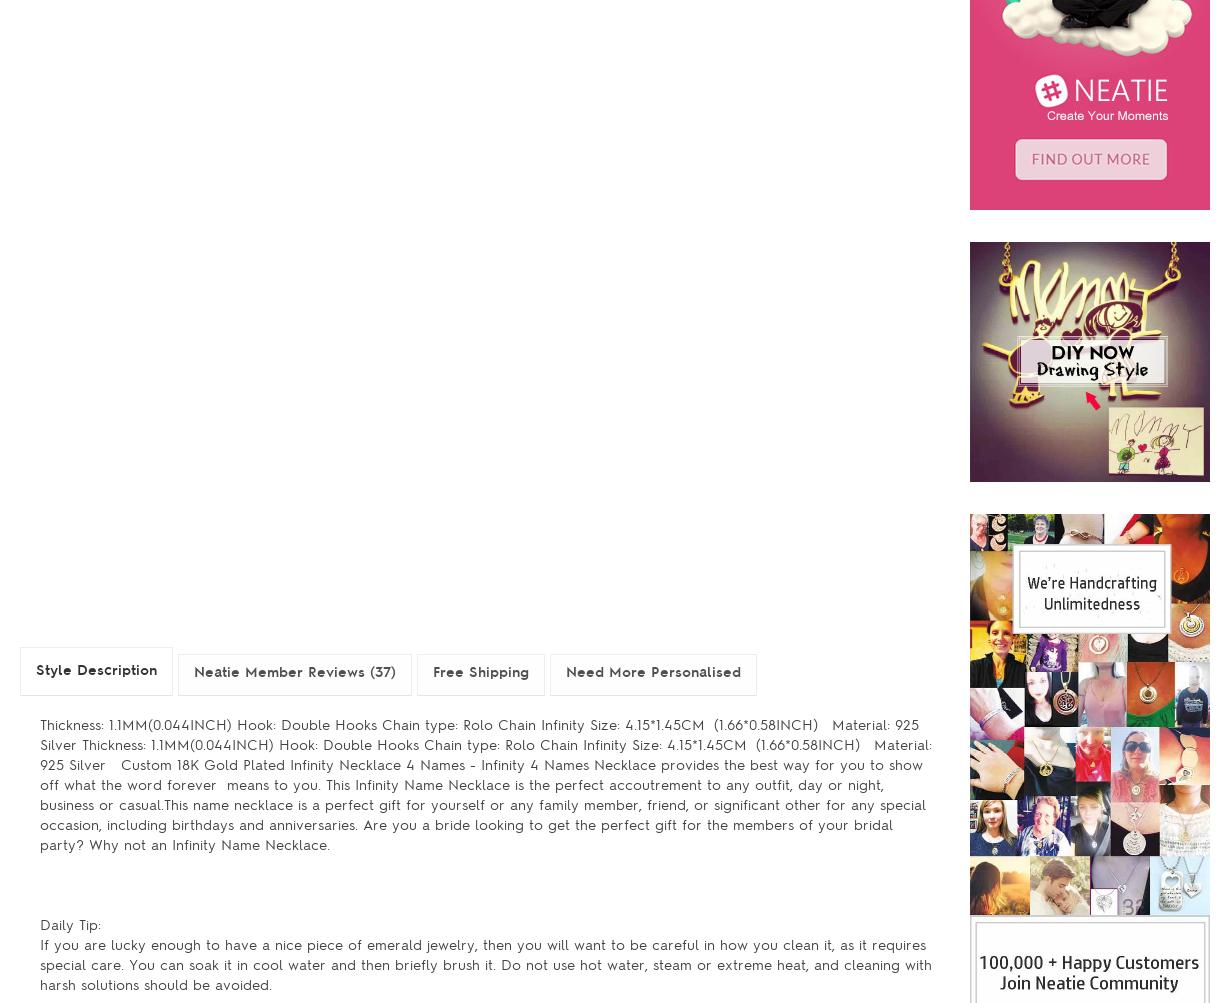 The image size is (1220, 1003). What do you see at coordinates (598, 87) in the screenshot?
I see `'Jun.-Lavendar'` at bounding box center [598, 87].